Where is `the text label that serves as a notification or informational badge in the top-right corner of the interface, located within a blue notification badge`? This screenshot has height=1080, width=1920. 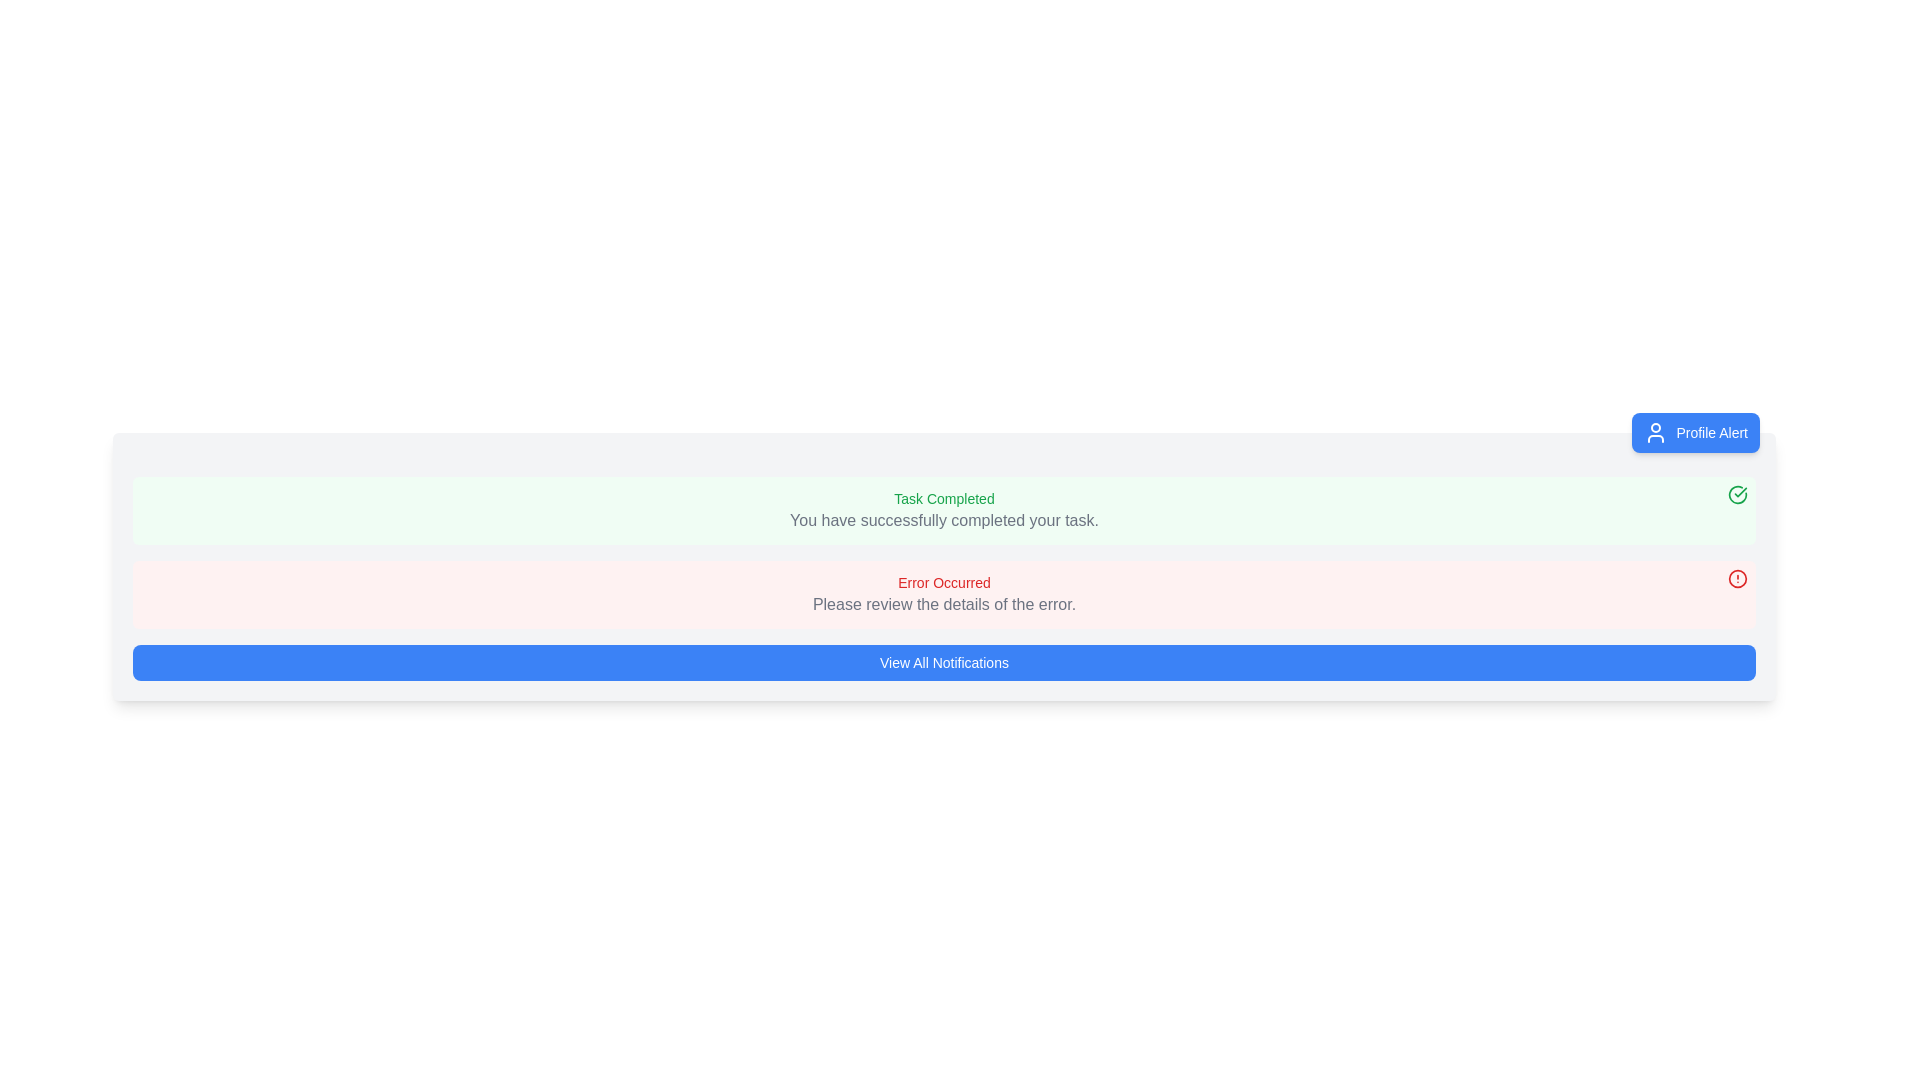
the text label that serves as a notification or informational badge in the top-right corner of the interface, located within a blue notification badge is located at coordinates (1711, 431).